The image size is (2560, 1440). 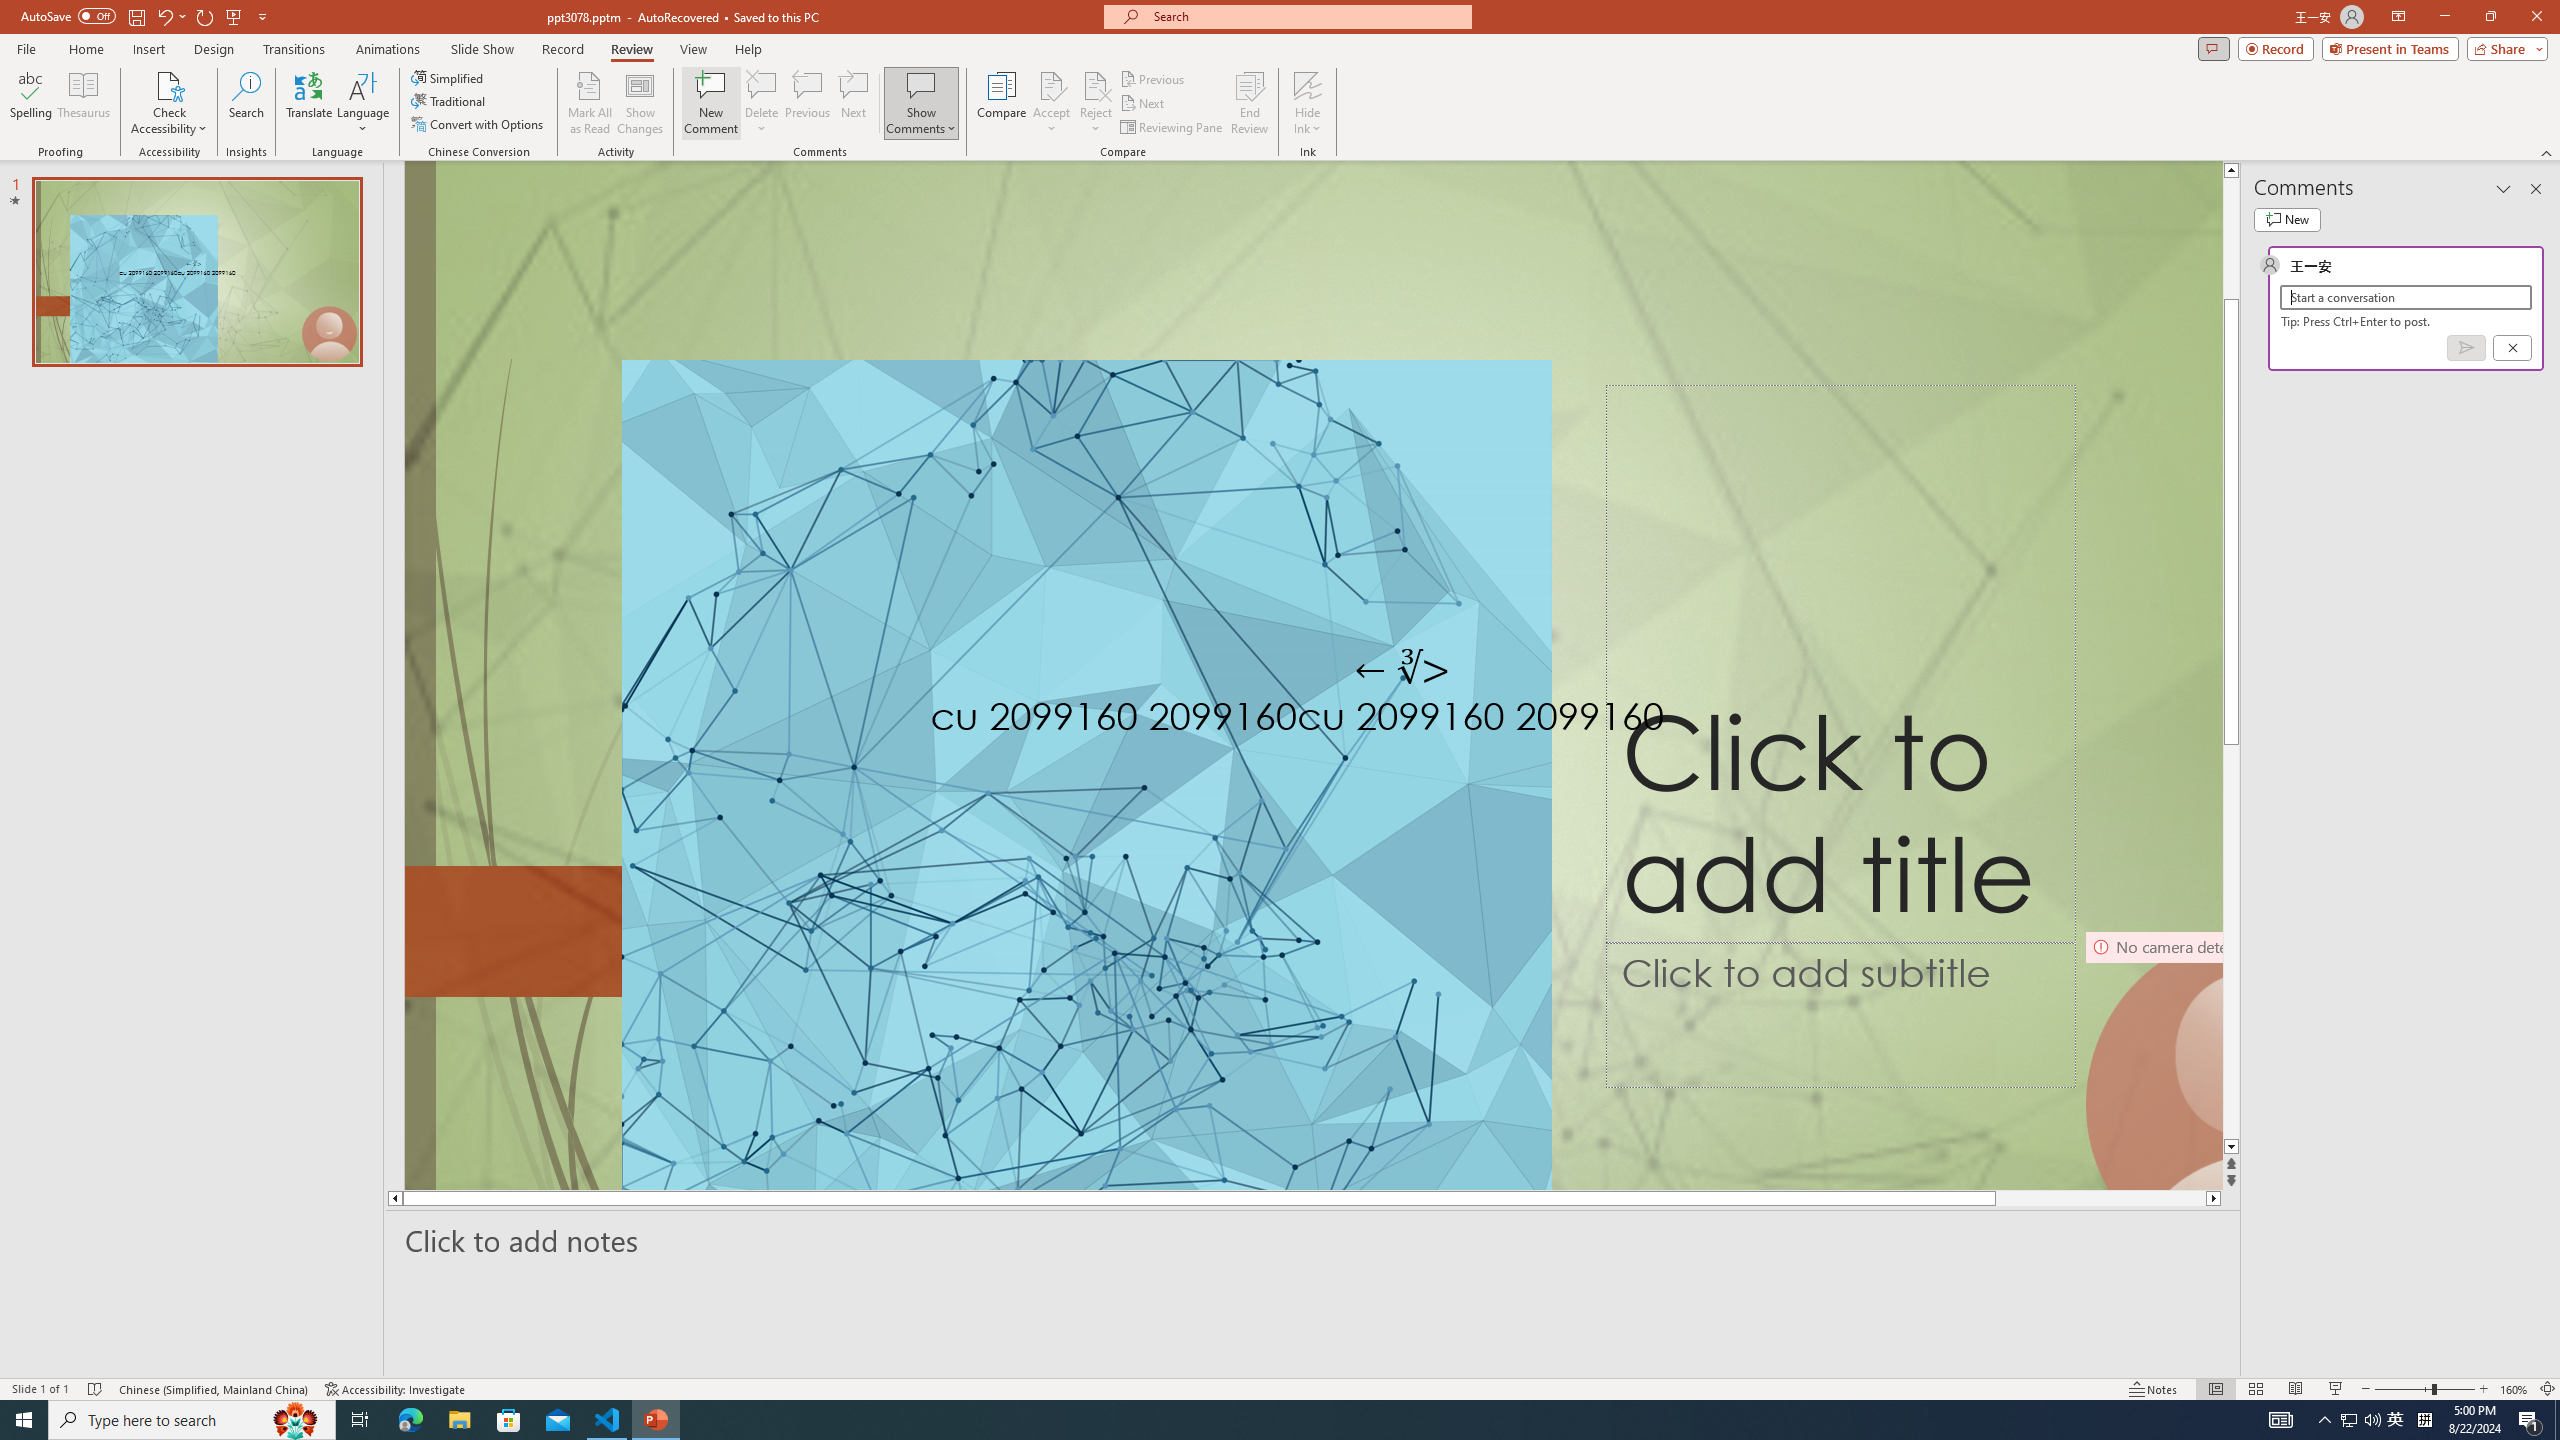 What do you see at coordinates (1312, 674) in the screenshot?
I see `'An abstract genetic concept'` at bounding box center [1312, 674].